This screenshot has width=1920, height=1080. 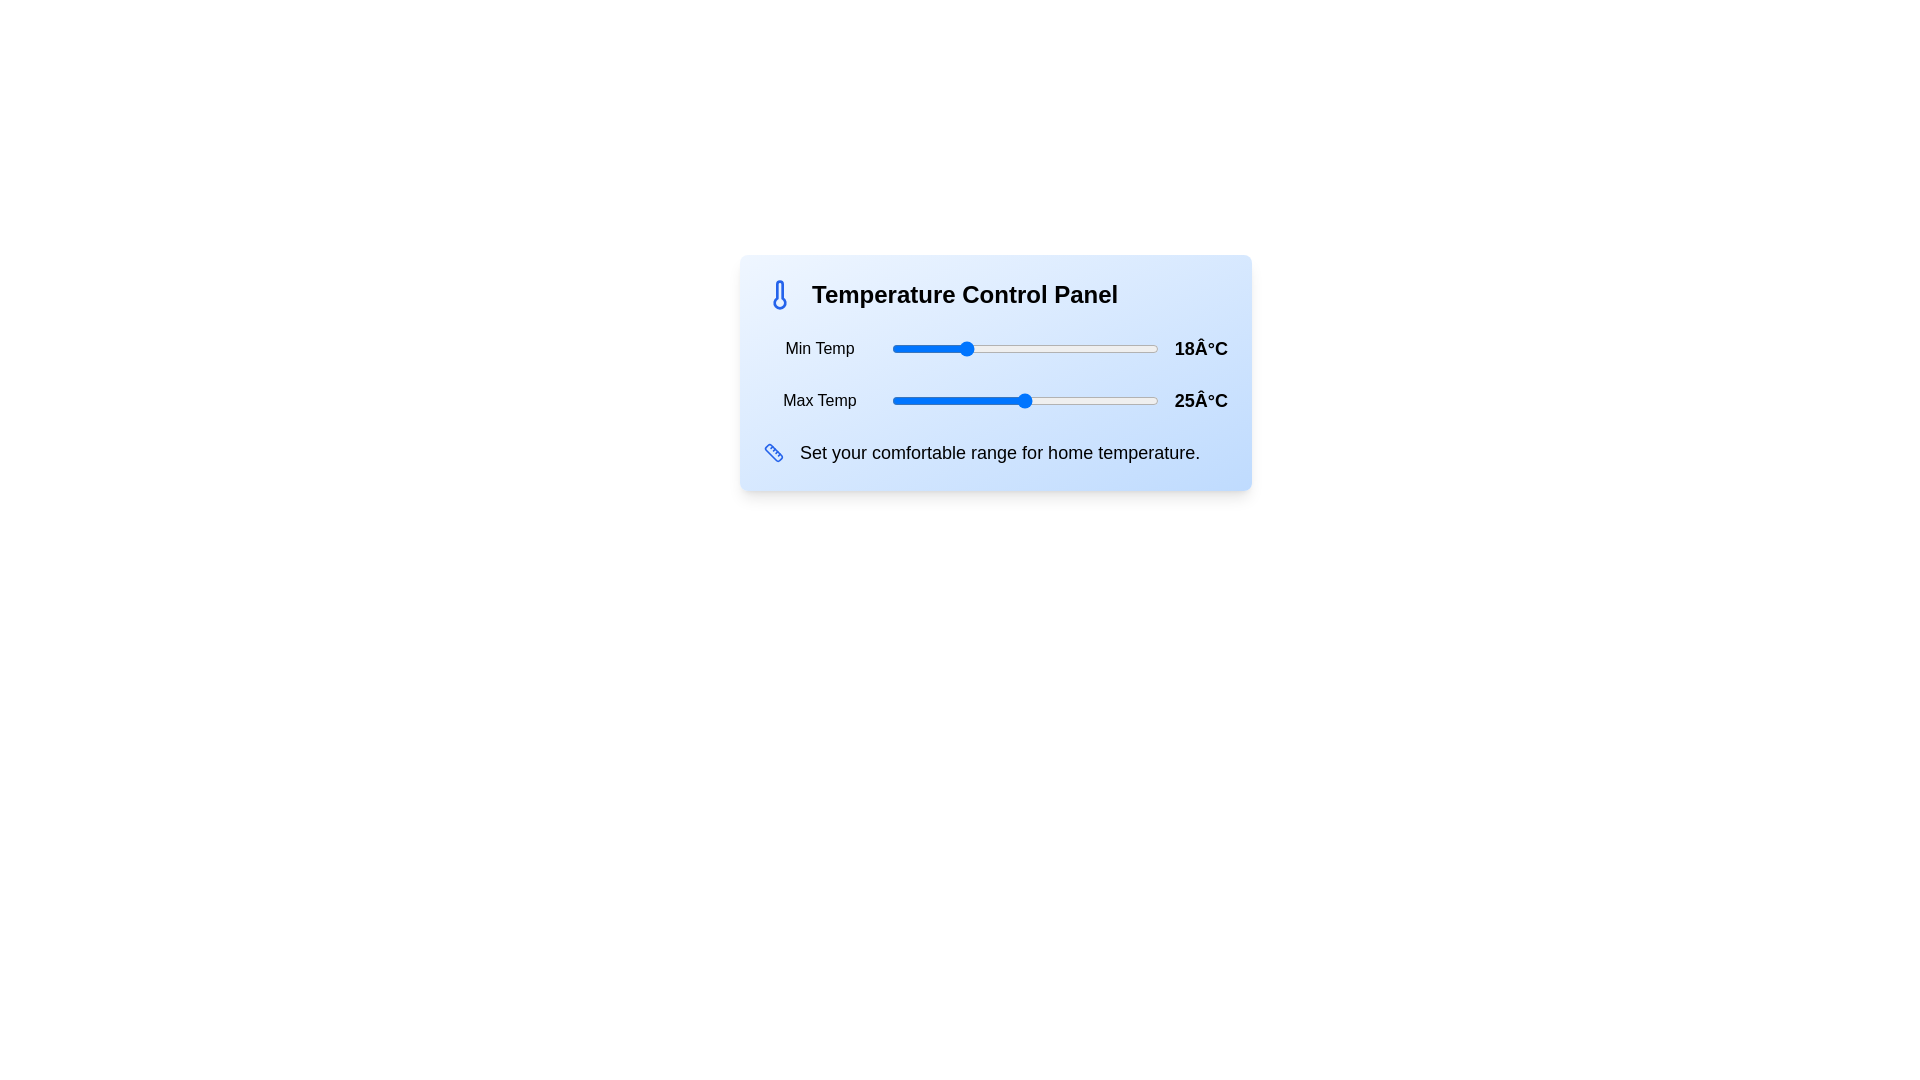 I want to click on the maximum temperature slider to 24°C, so click(x=1016, y=401).